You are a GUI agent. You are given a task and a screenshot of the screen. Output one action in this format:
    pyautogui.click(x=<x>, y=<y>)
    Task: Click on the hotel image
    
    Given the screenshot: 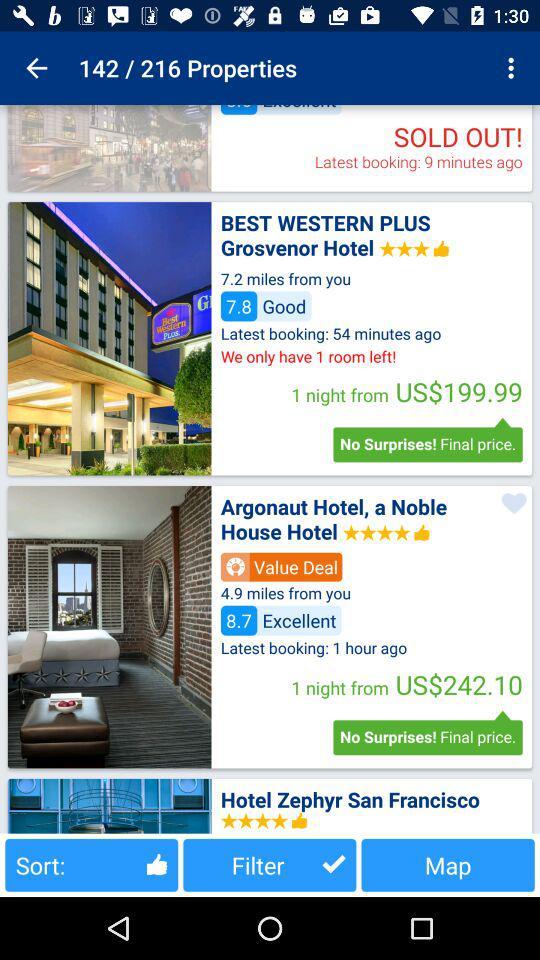 What is the action you would take?
    pyautogui.click(x=109, y=626)
    